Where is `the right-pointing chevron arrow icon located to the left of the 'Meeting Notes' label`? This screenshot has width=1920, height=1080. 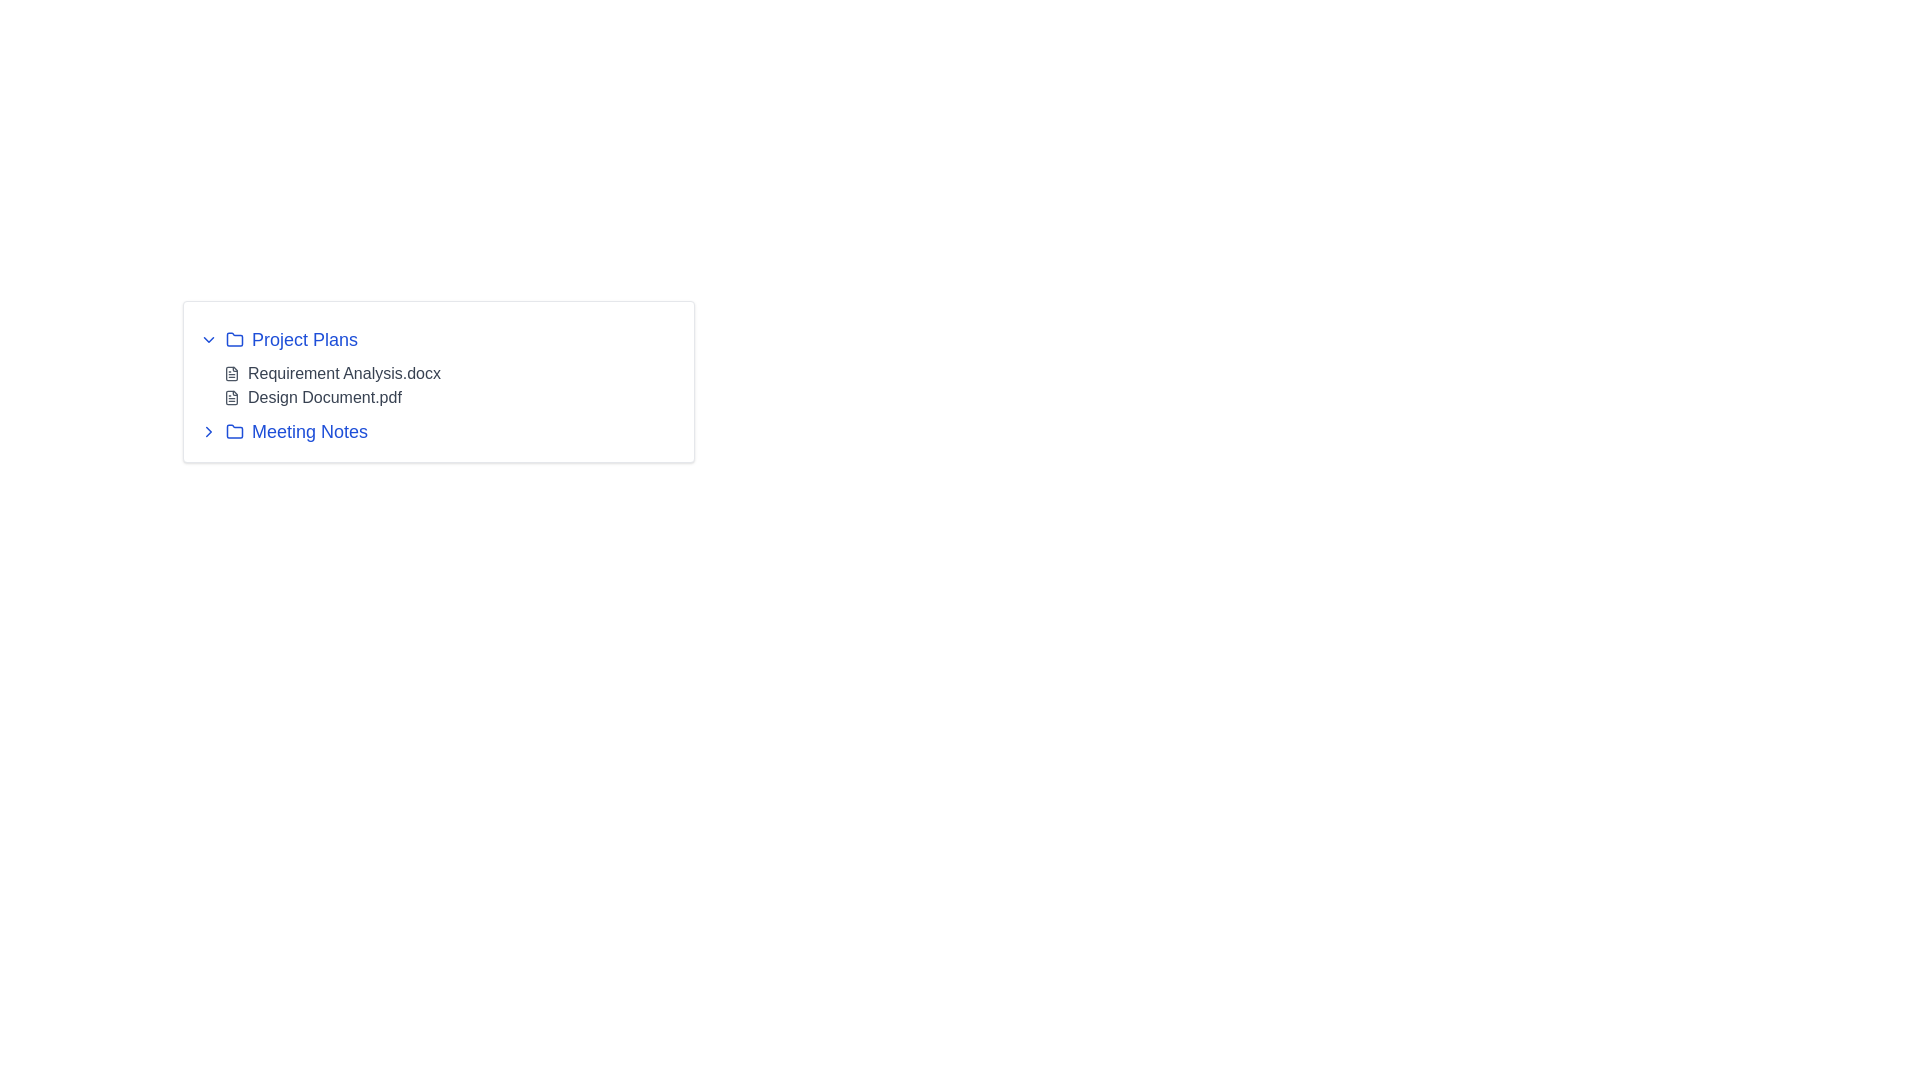 the right-pointing chevron arrow icon located to the left of the 'Meeting Notes' label is located at coordinates (209, 431).